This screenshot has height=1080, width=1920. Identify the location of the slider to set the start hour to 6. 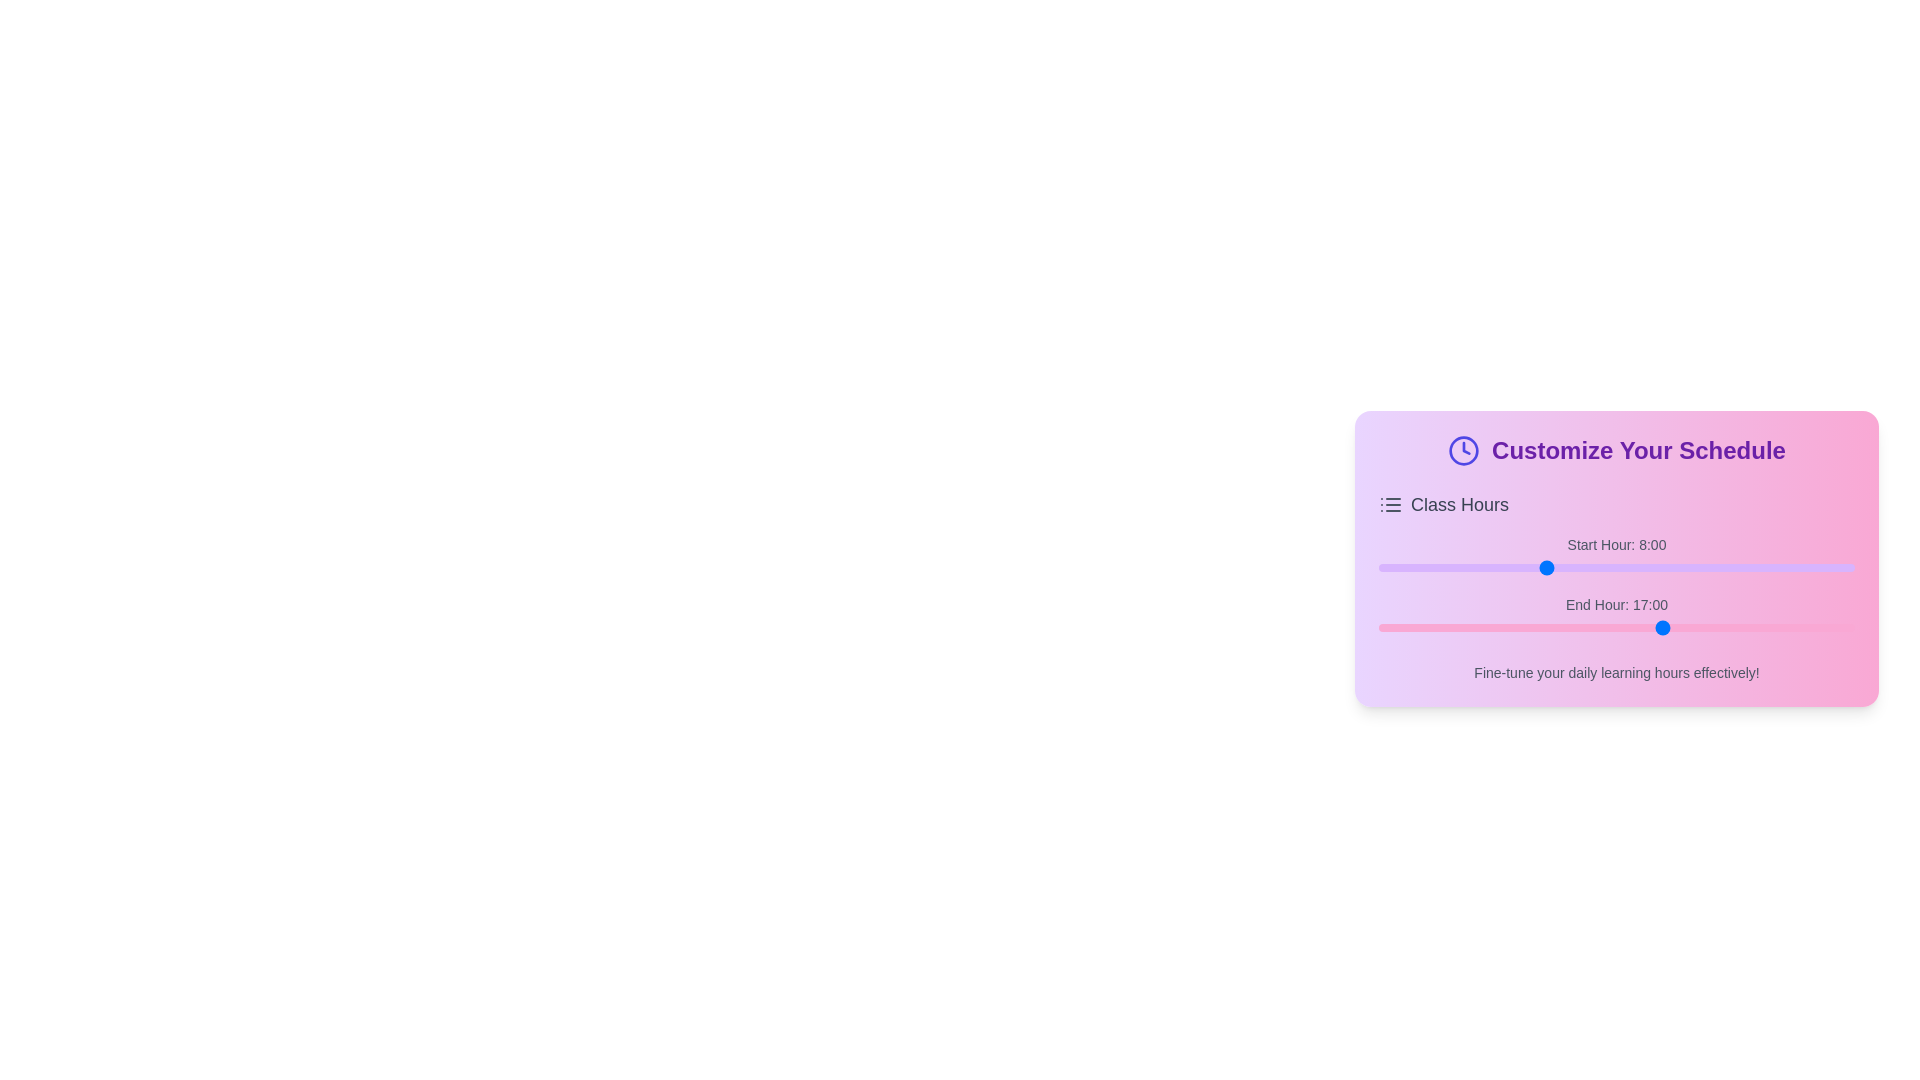
(1503, 567).